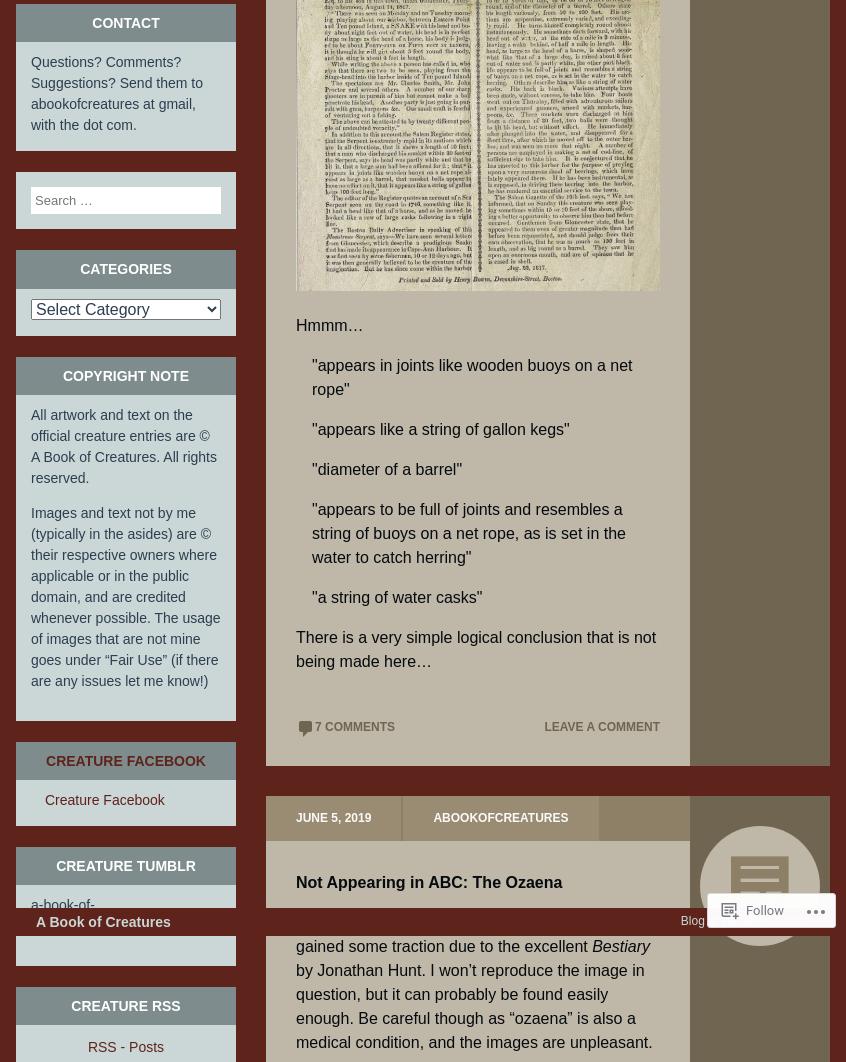 The width and height of the screenshot is (846, 1062). I want to click on 'Copyright Note', so click(125, 373).